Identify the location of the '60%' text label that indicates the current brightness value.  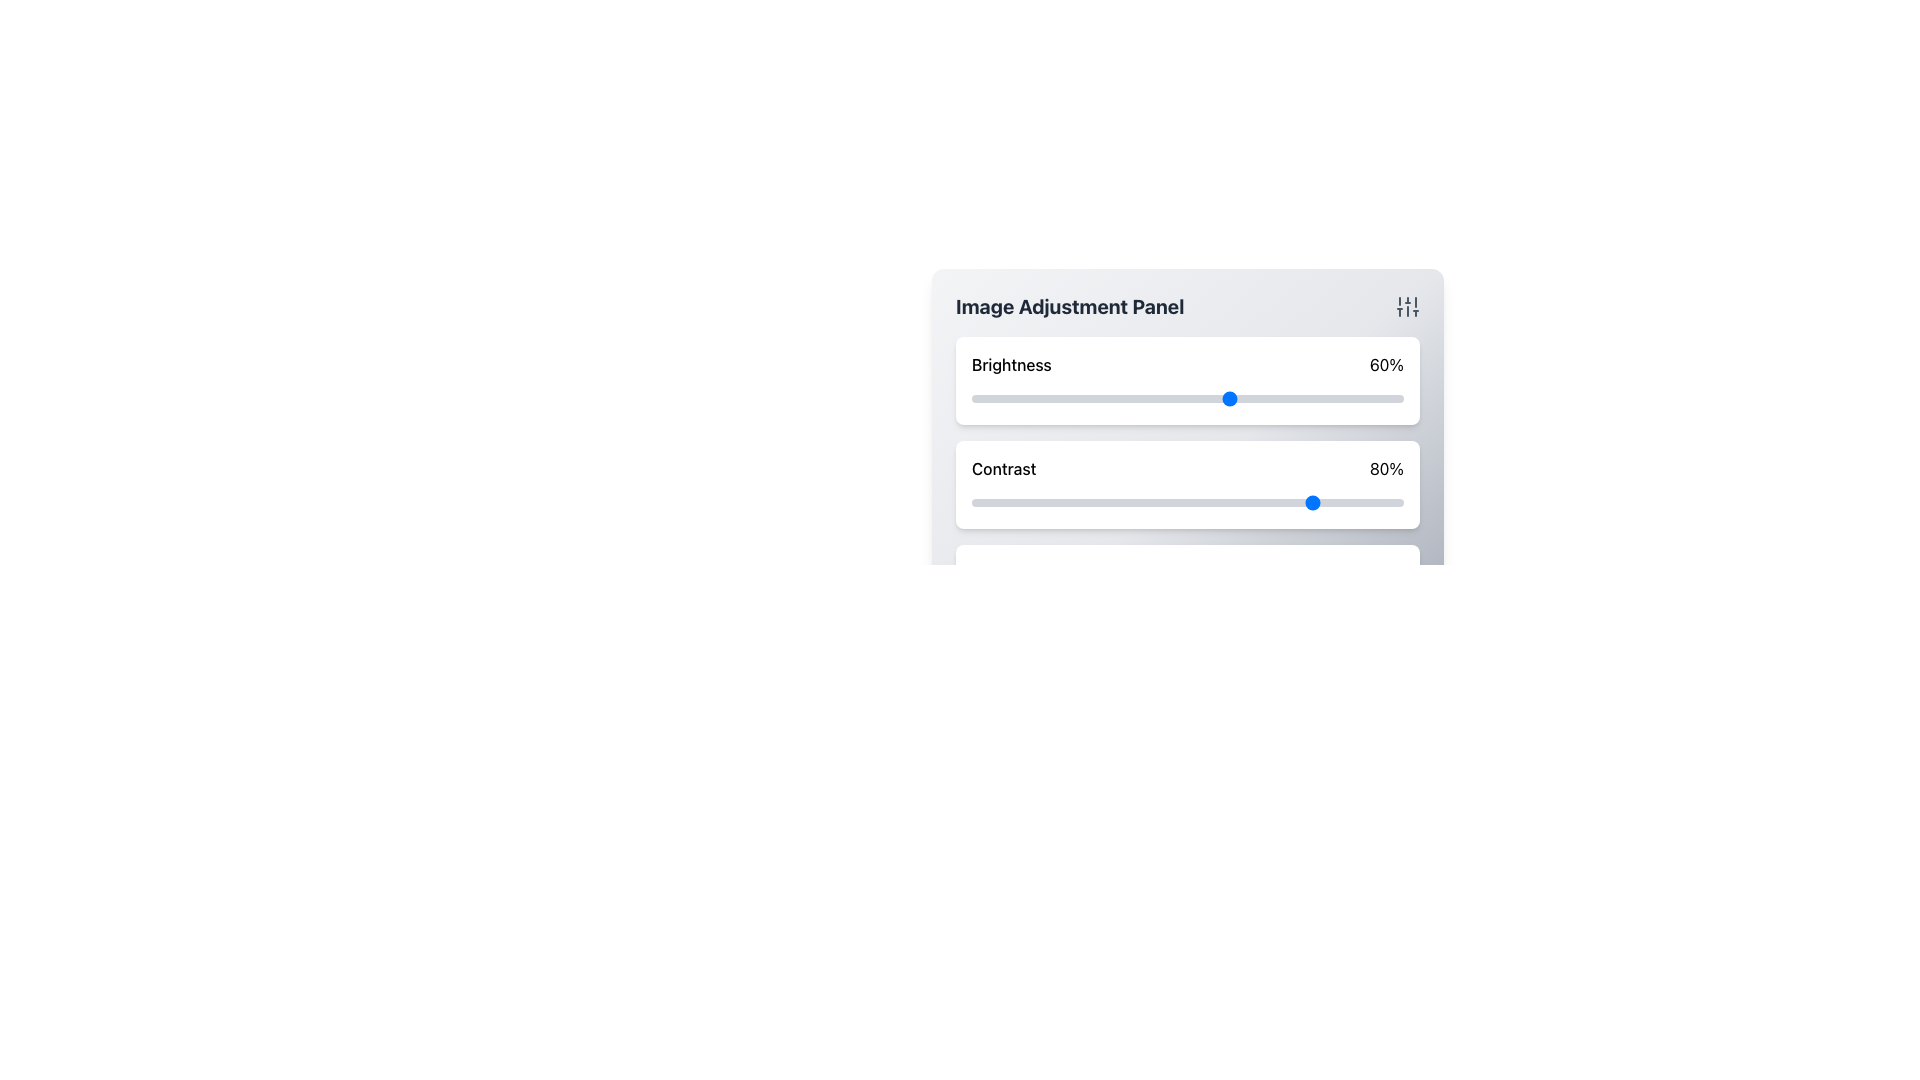
(1386, 365).